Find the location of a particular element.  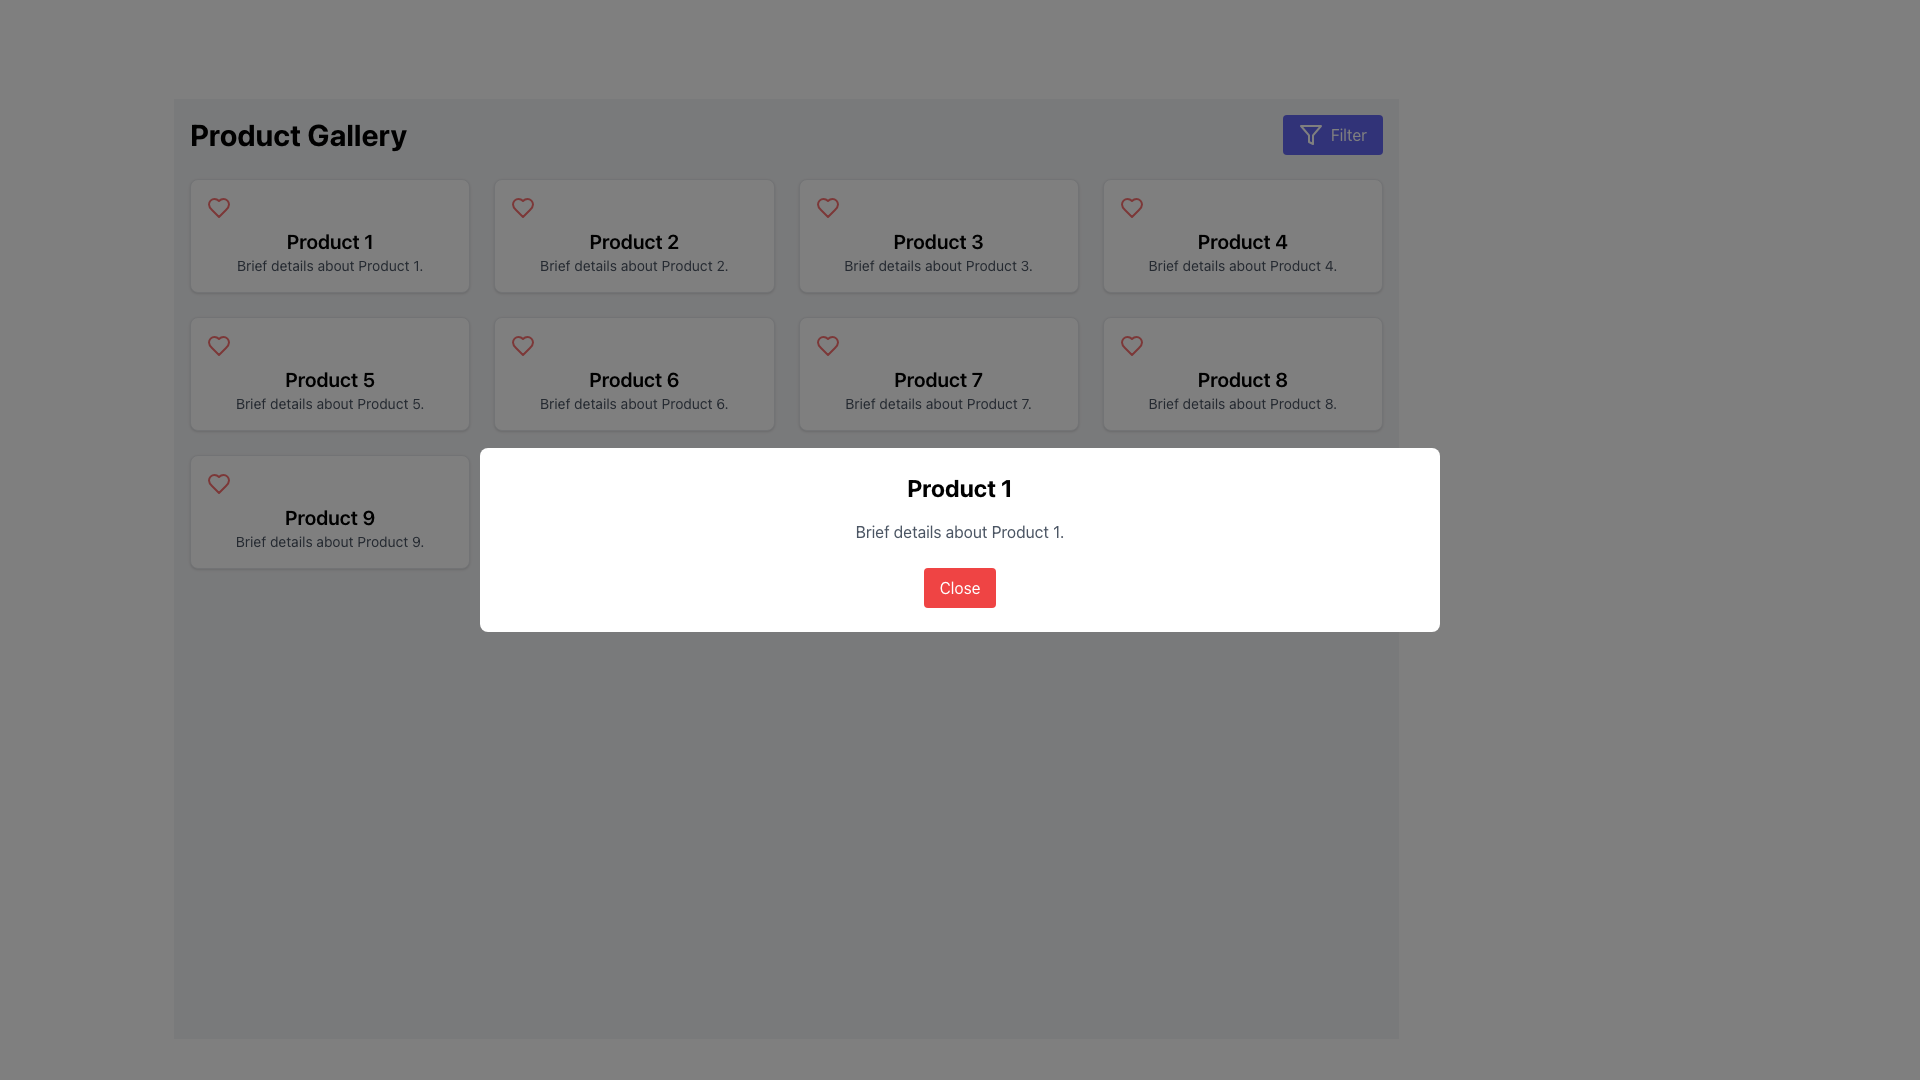

the small, gray funnel icon located within the blue 'Filter' button on the top-right corner of the interface is located at coordinates (1310, 135).